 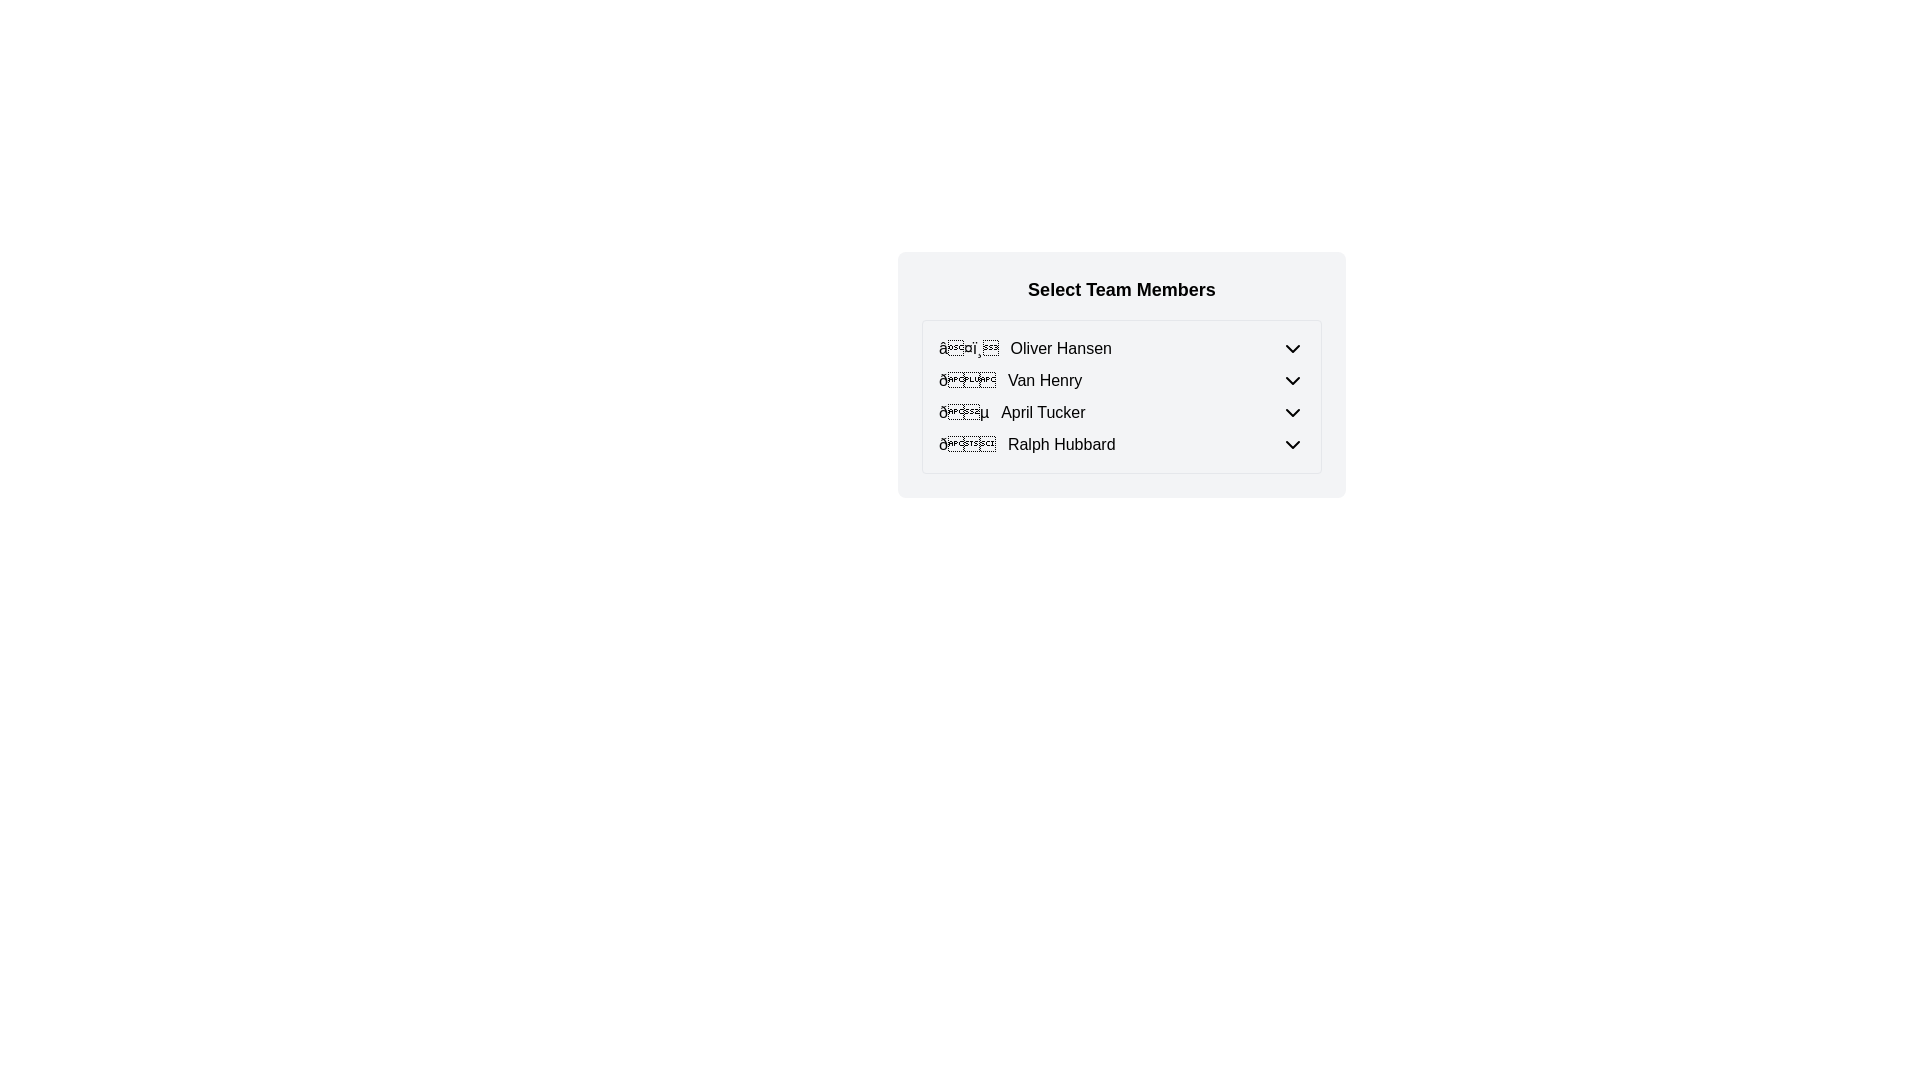 I want to click on to select the list item option for 'Van Henry', which is the second entry in the 'Select Team Members' list, so click(x=1122, y=381).